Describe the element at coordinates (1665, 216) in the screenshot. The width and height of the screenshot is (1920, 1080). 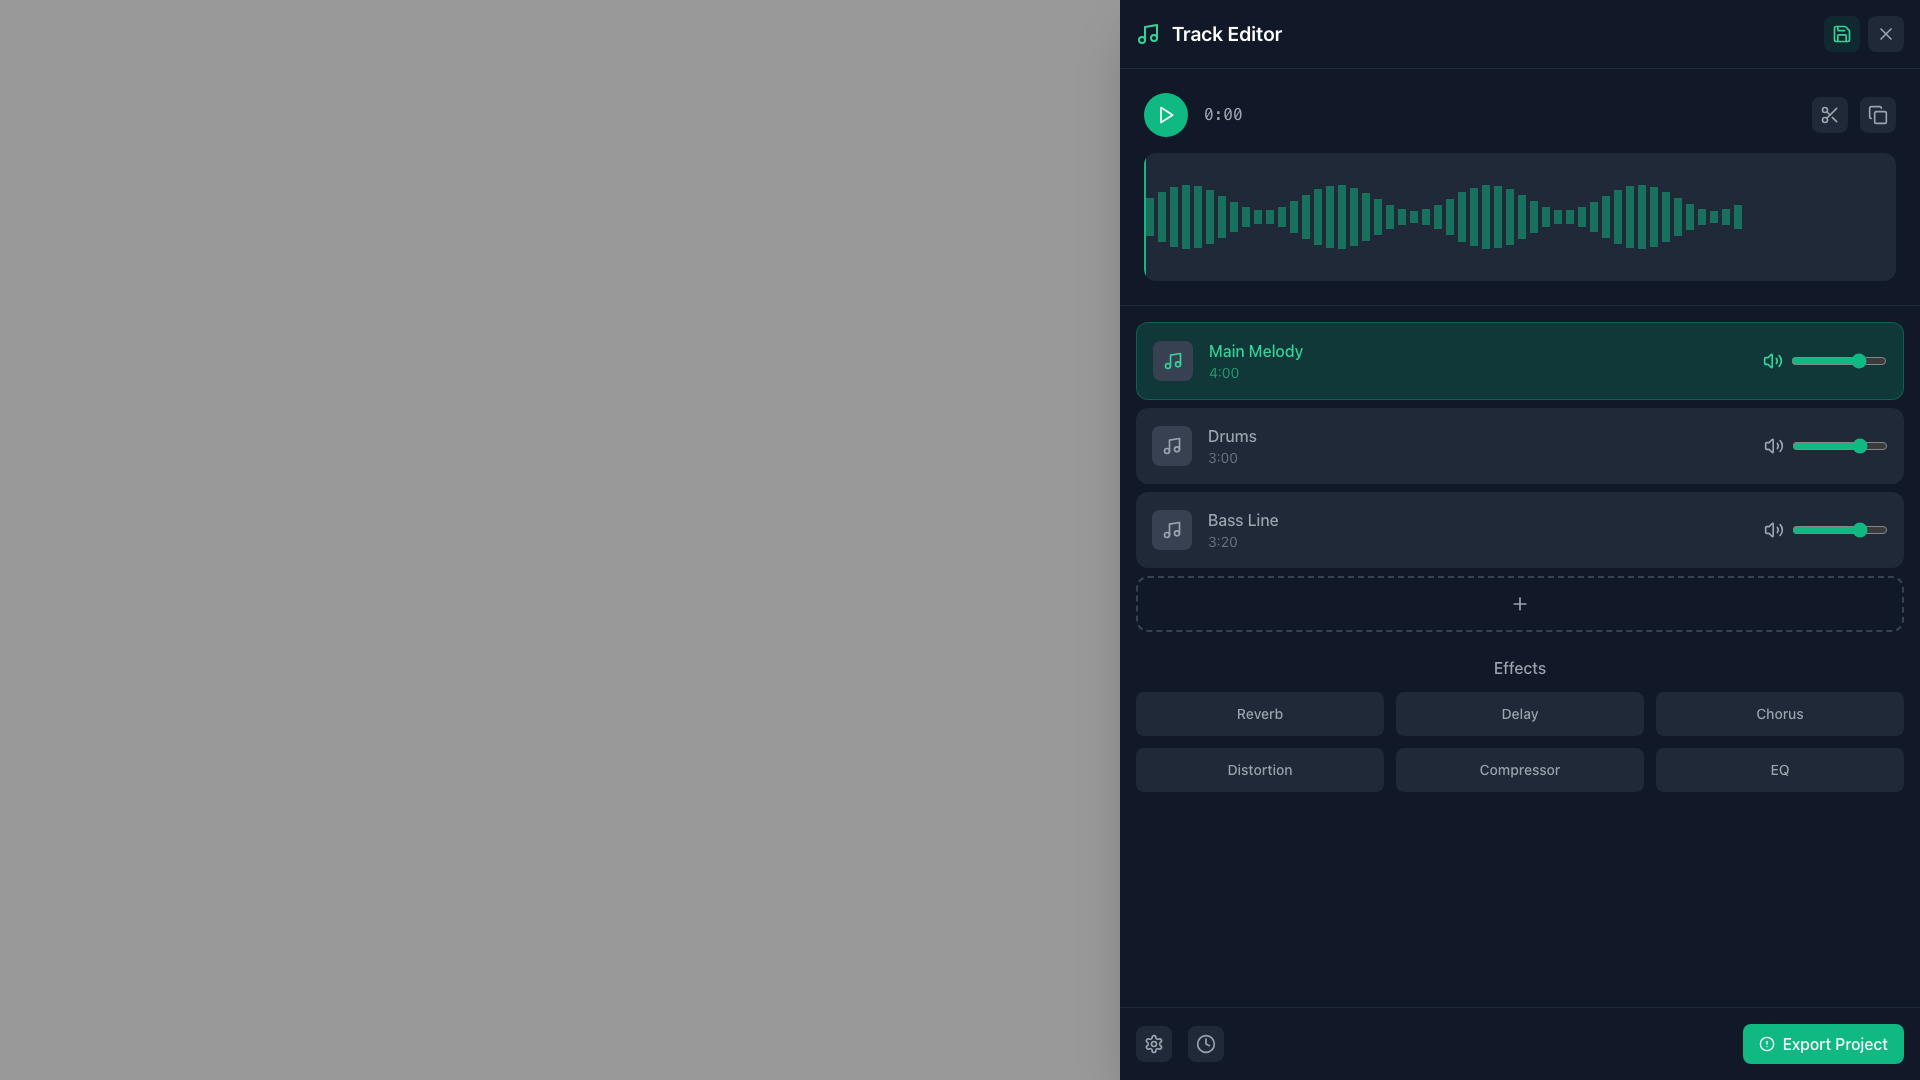
I see `the 52nd vertical Waveform bar, which has a green background and semi-transparent emerald overlay` at that location.